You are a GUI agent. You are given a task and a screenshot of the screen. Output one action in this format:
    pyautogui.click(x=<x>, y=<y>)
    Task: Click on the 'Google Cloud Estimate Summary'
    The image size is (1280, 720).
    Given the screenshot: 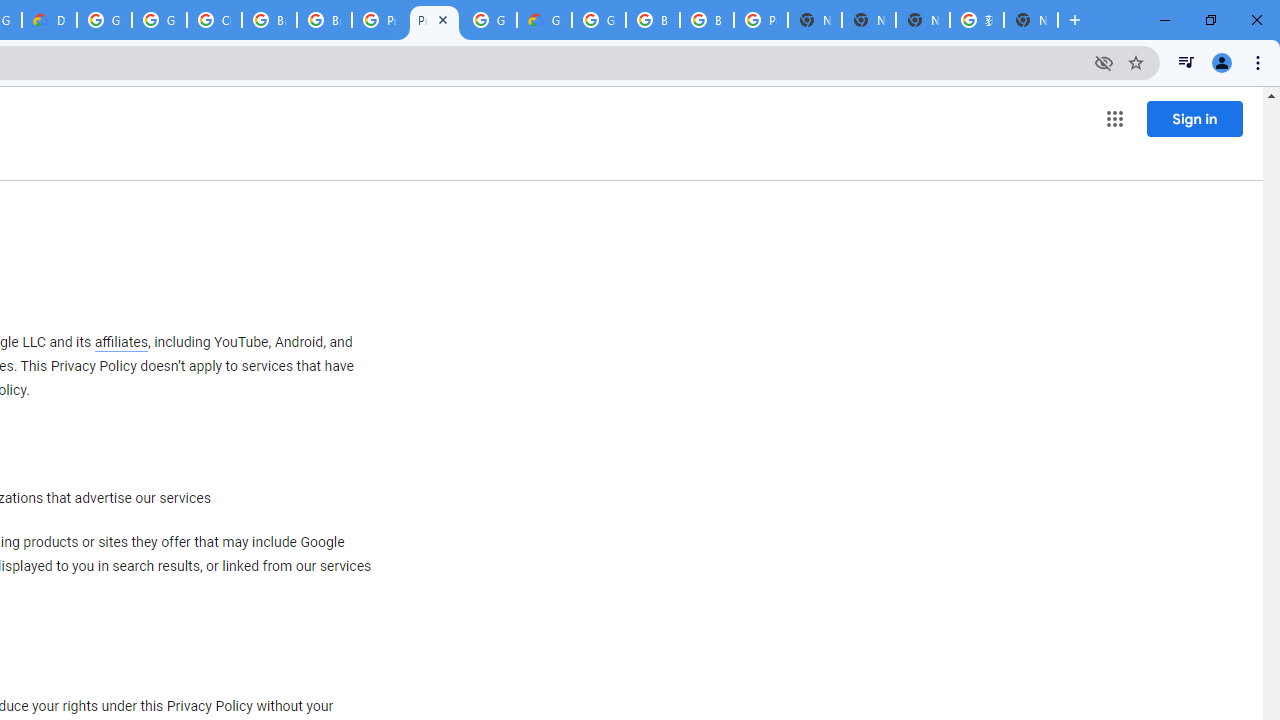 What is the action you would take?
    pyautogui.click(x=544, y=20)
    